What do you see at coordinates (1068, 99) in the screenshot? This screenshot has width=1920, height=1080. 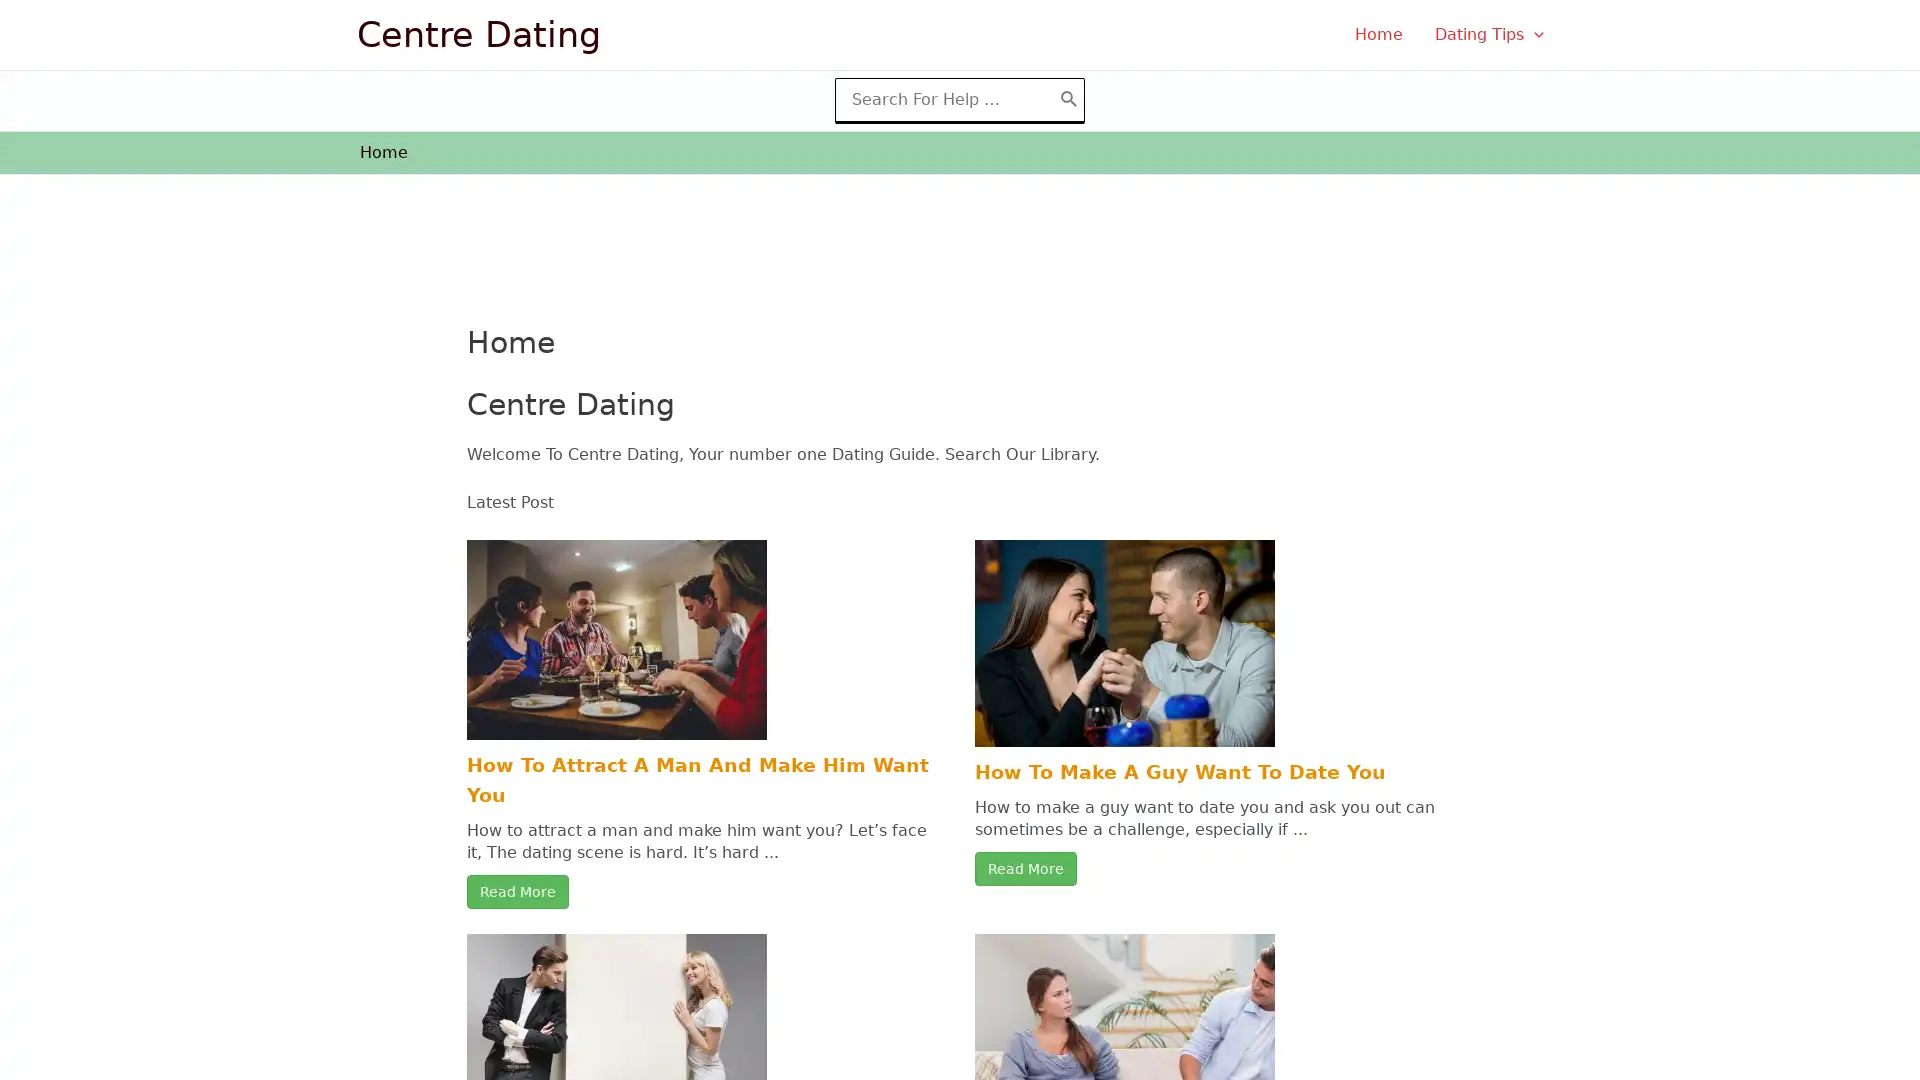 I see `Search` at bounding box center [1068, 99].